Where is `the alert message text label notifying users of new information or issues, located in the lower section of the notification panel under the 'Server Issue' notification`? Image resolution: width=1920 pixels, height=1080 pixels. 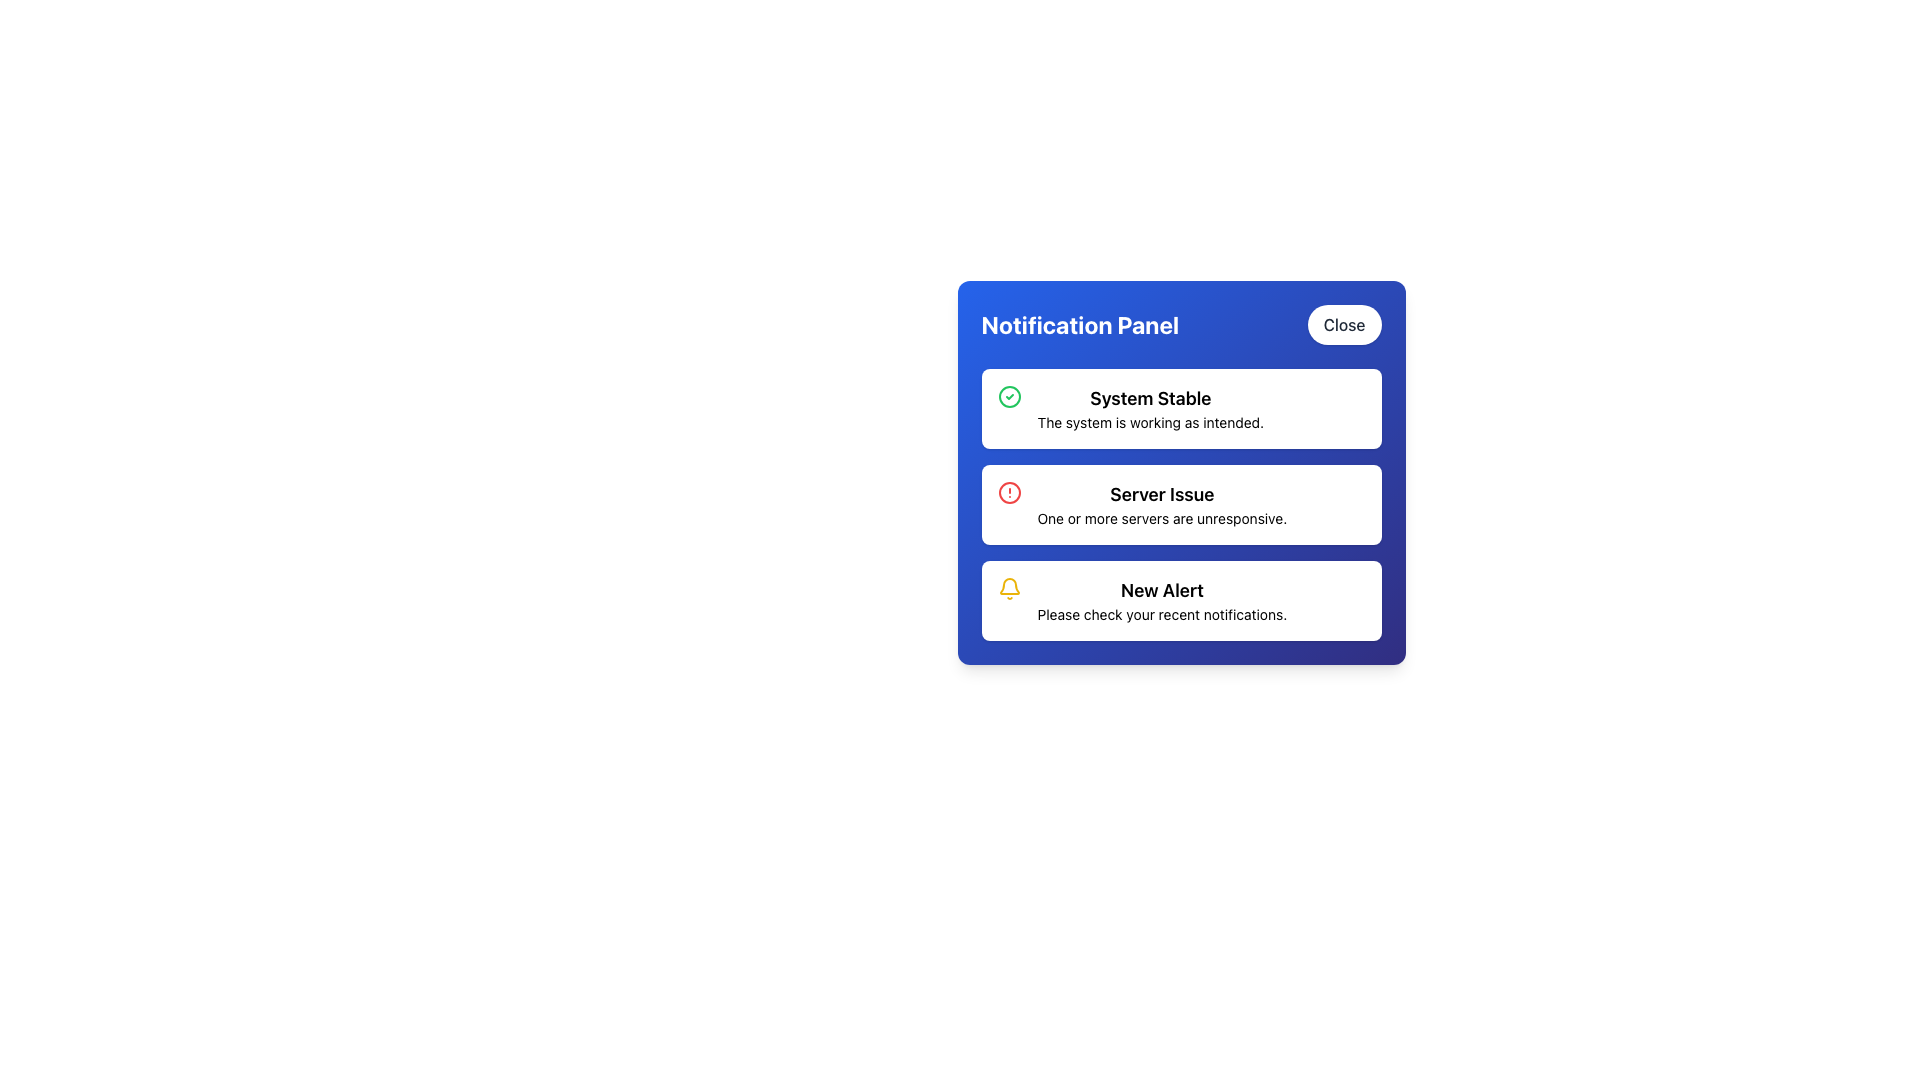 the alert message text label notifying users of new information or issues, located in the lower section of the notification panel under the 'Server Issue' notification is located at coordinates (1162, 600).